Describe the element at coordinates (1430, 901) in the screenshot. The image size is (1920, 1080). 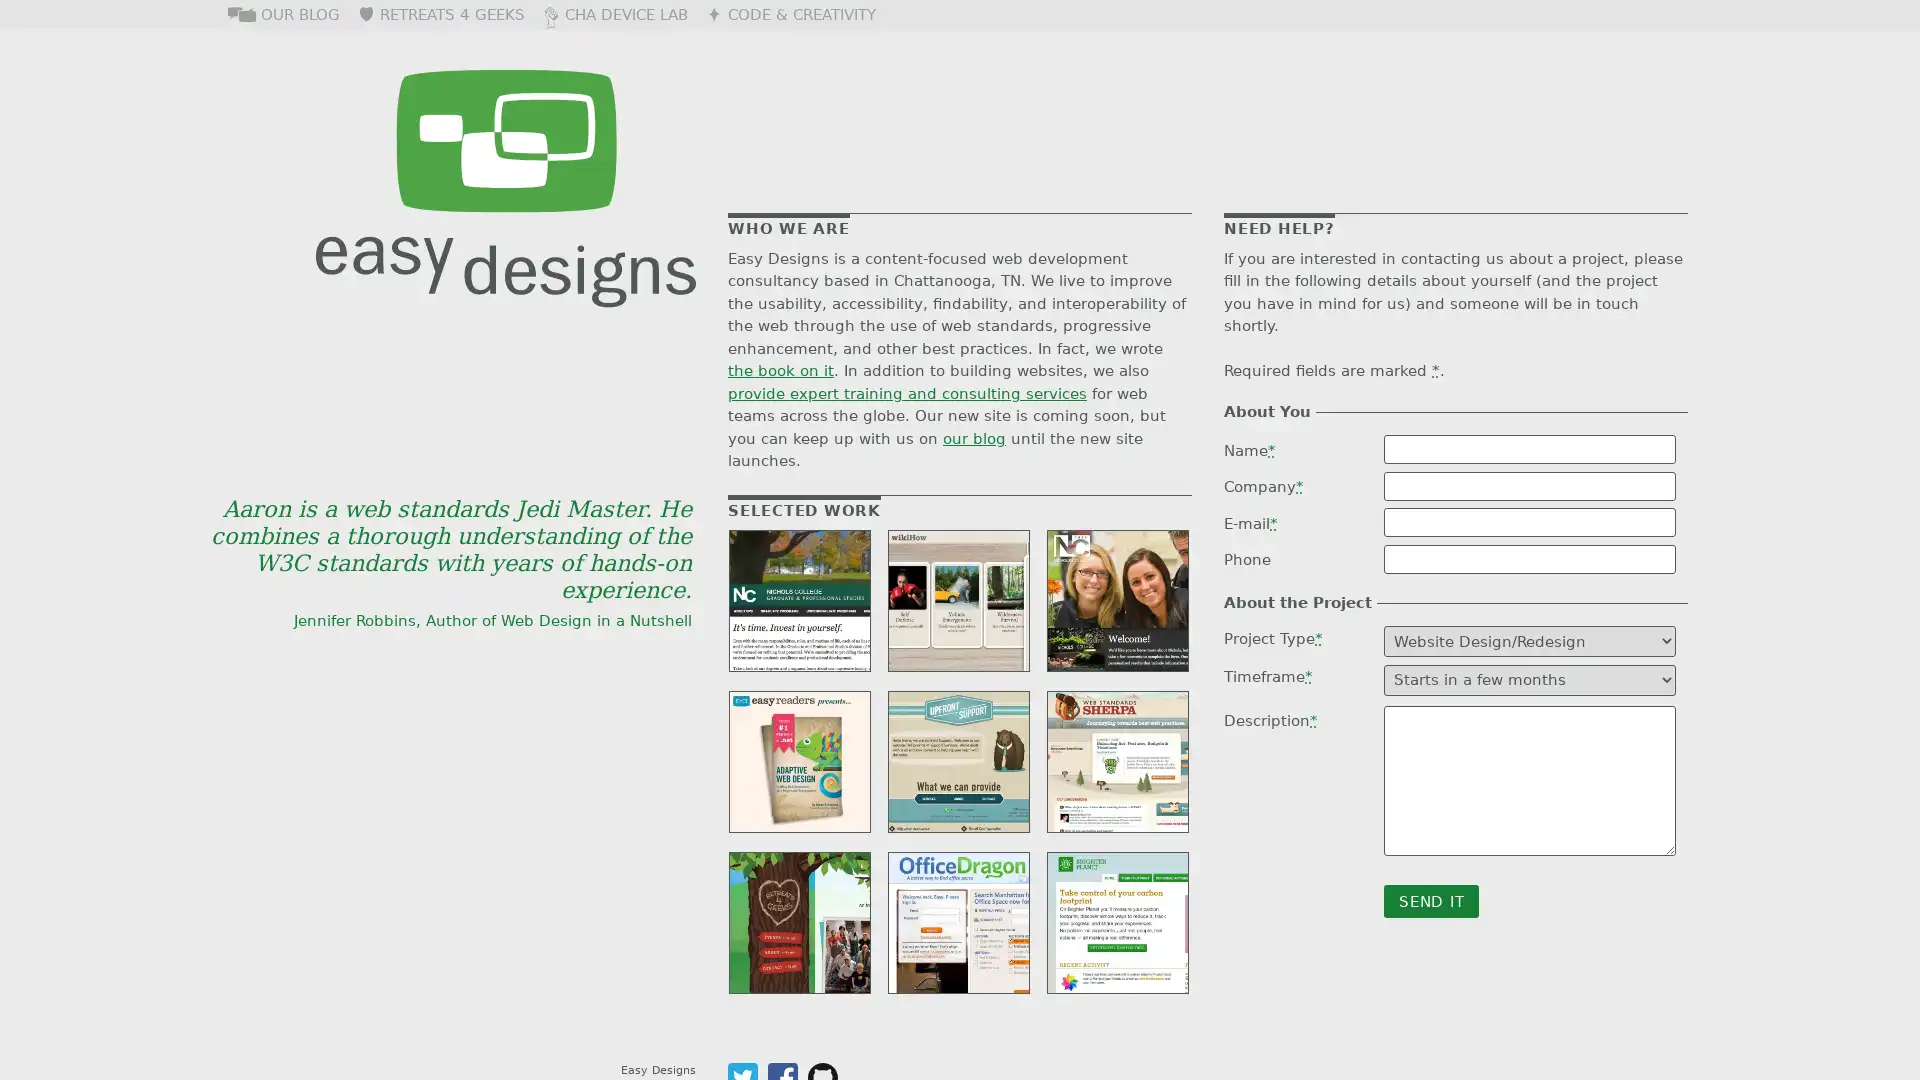
I see `SEND IT` at that location.